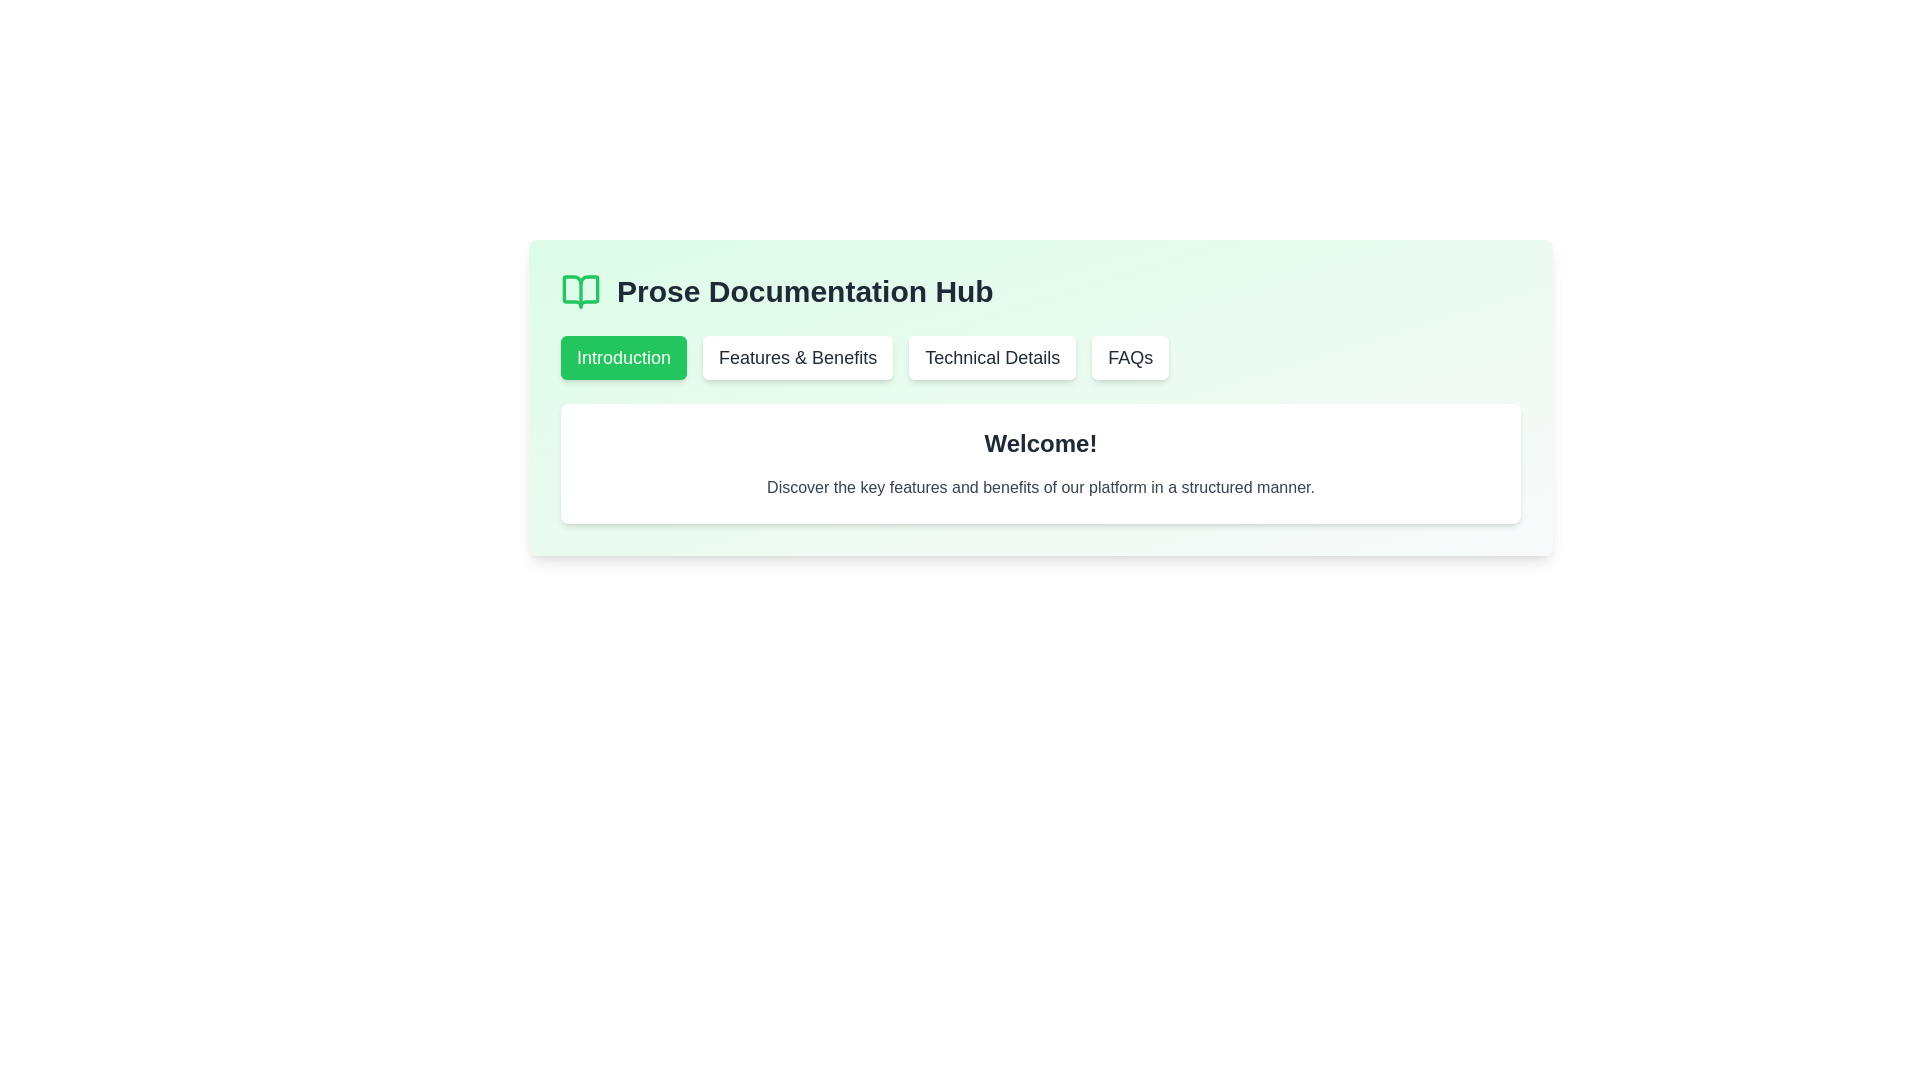  I want to click on the 'FAQs' button, which is a rectangular button with rounded corners, a white background, and gray text, located in the navigation bar as the fourth button from the left, so click(1130, 357).